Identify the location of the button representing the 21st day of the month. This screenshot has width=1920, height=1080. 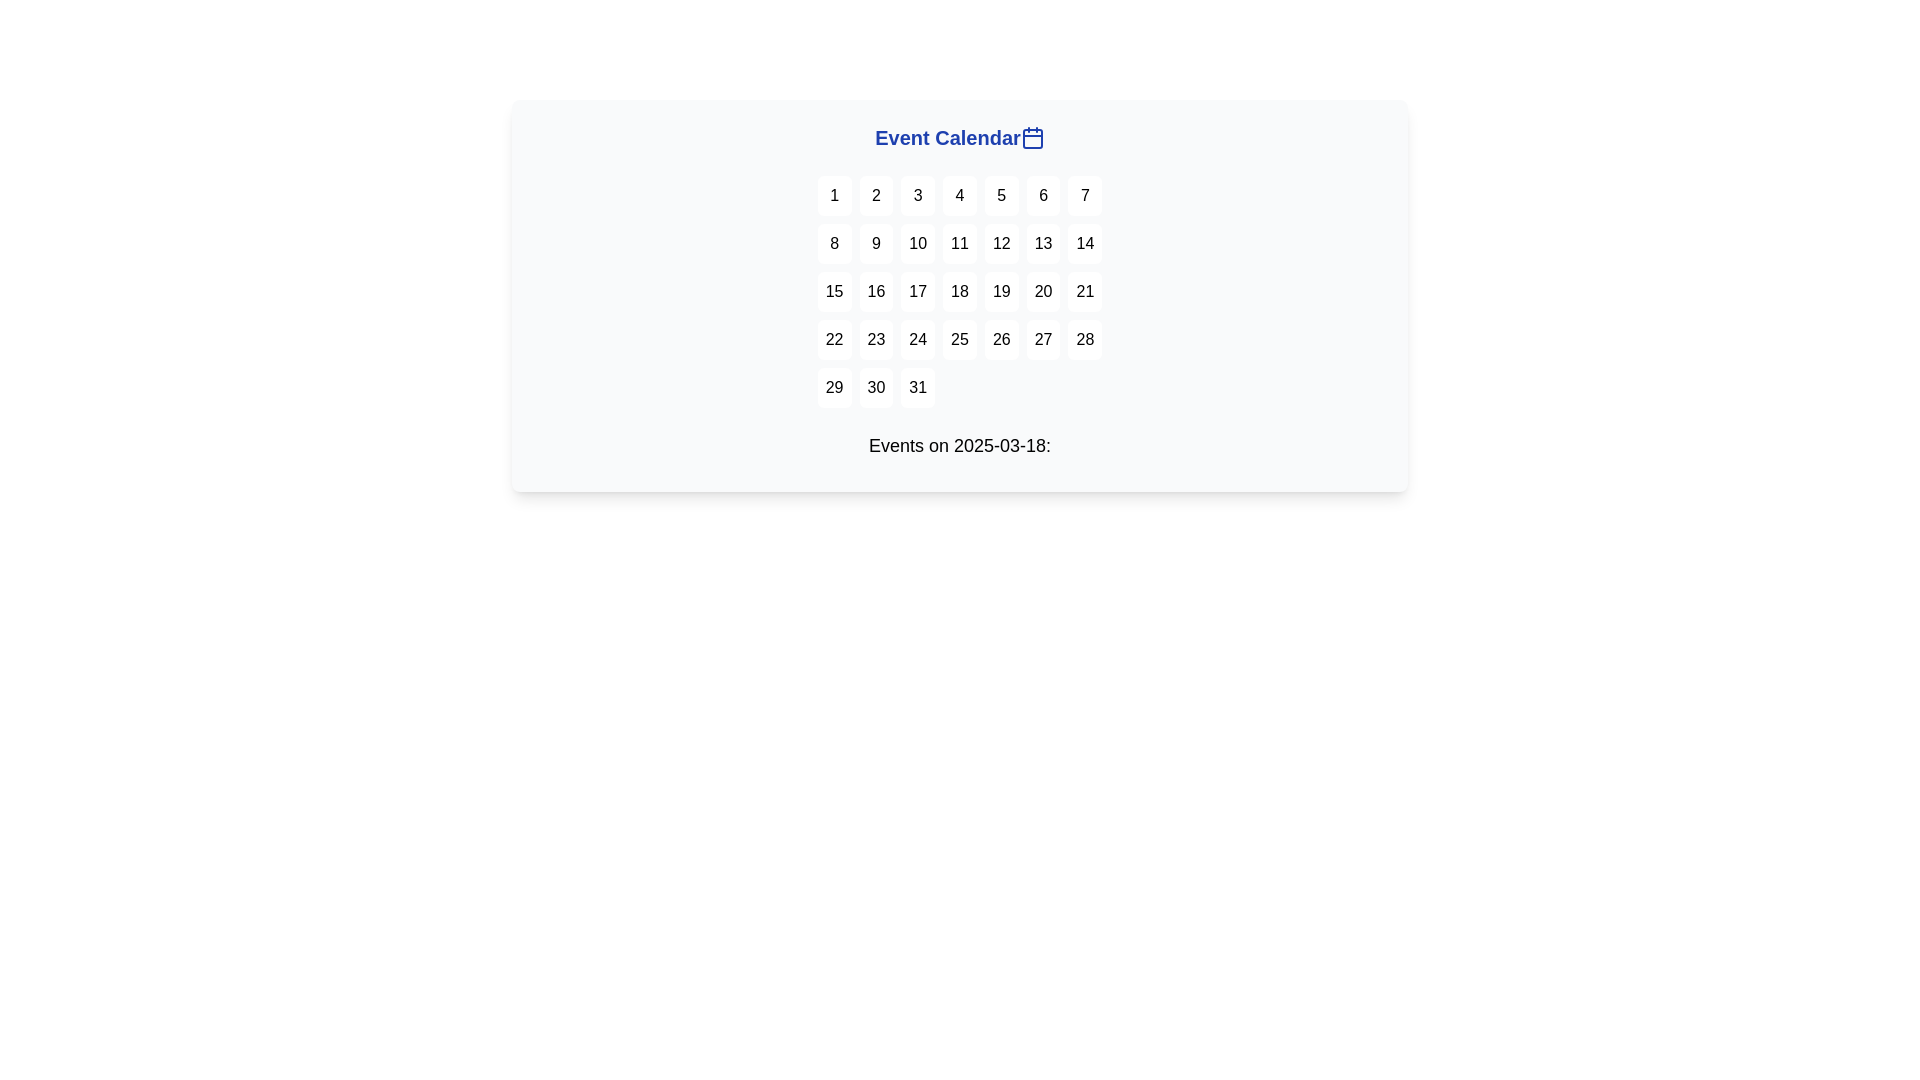
(1084, 292).